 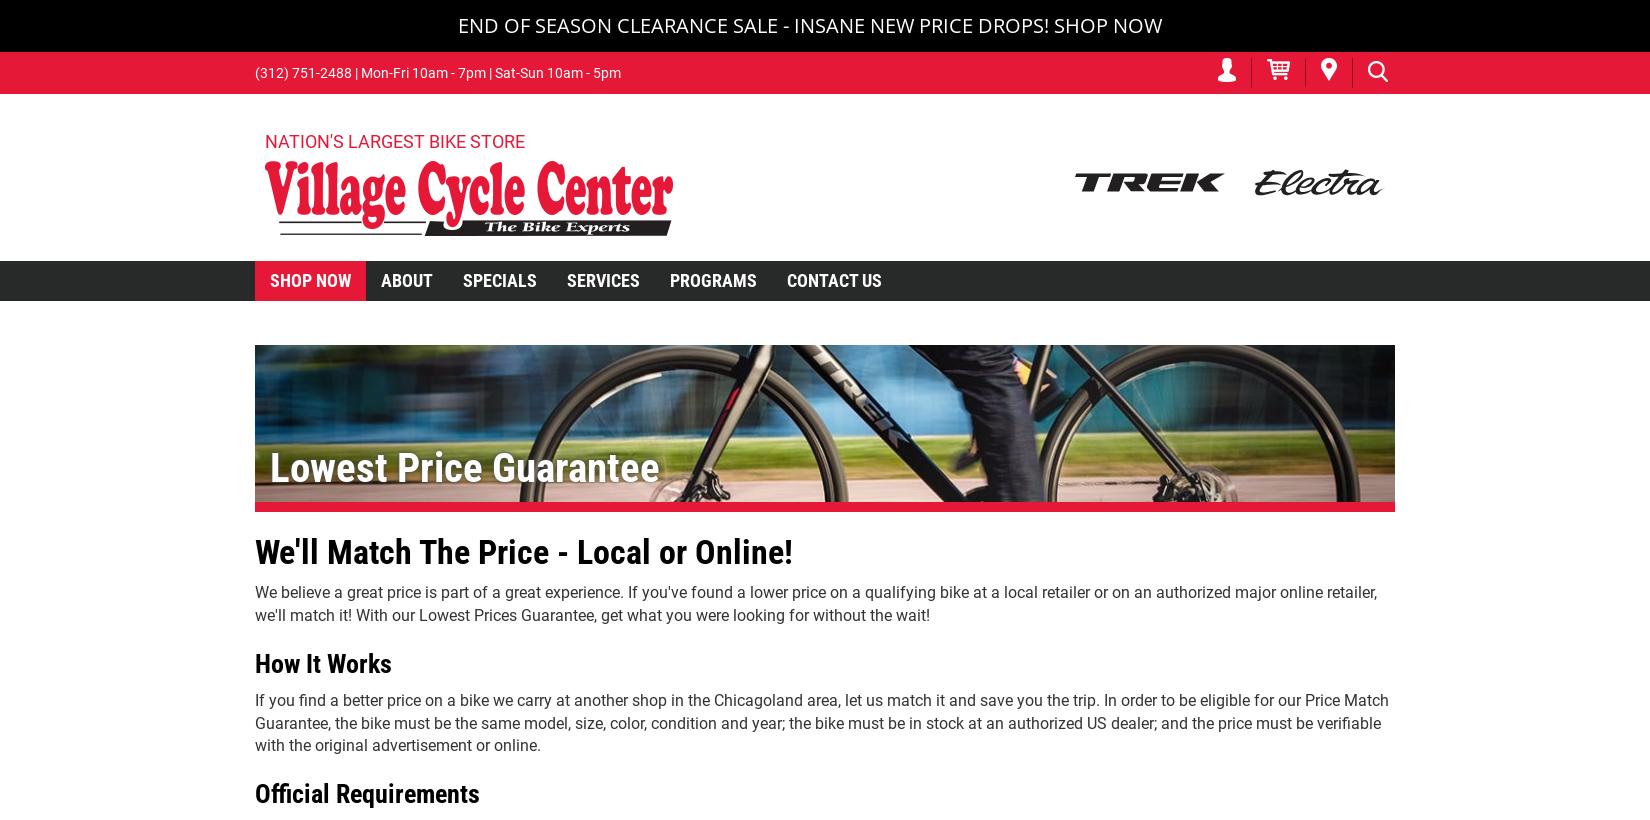 What do you see at coordinates (367, 794) in the screenshot?
I see `'Official Requirements'` at bounding box center [367, 794].